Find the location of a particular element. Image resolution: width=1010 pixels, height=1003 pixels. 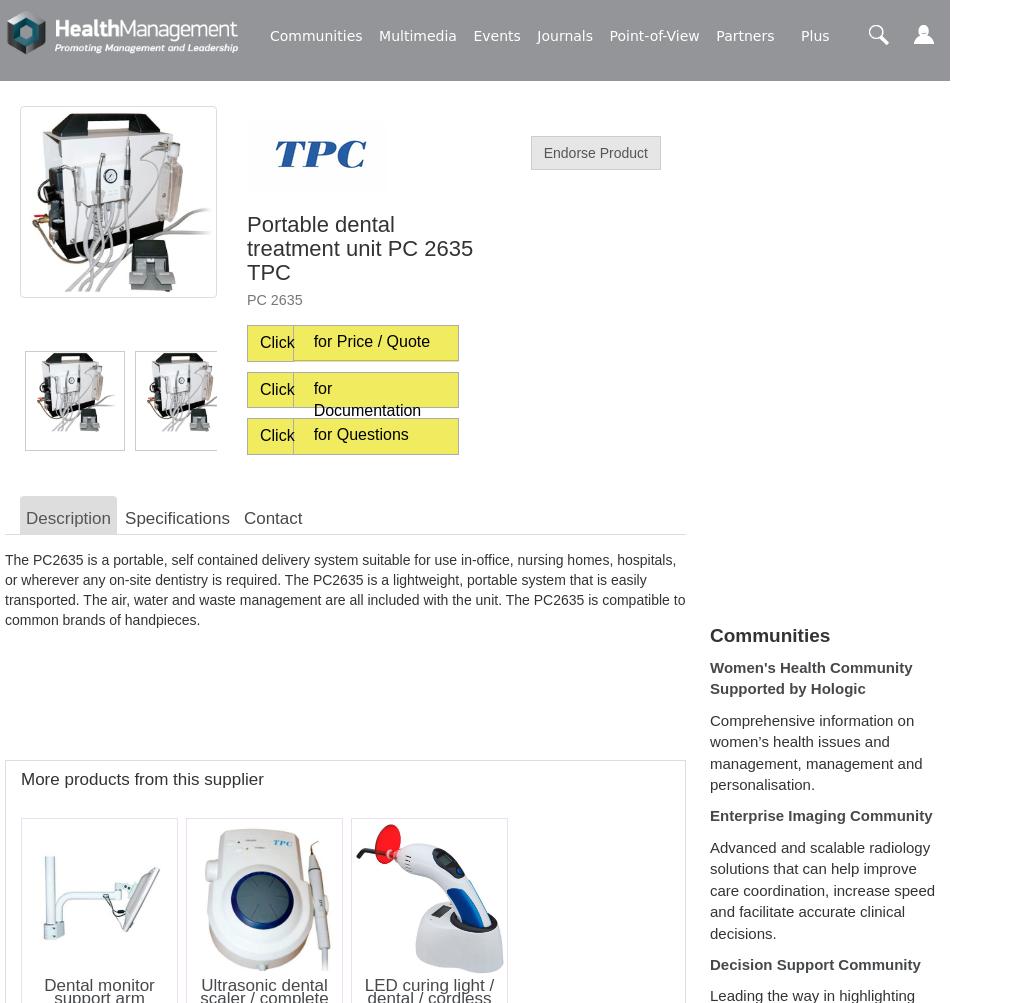

'Events' is located at coordinates (496, 36).